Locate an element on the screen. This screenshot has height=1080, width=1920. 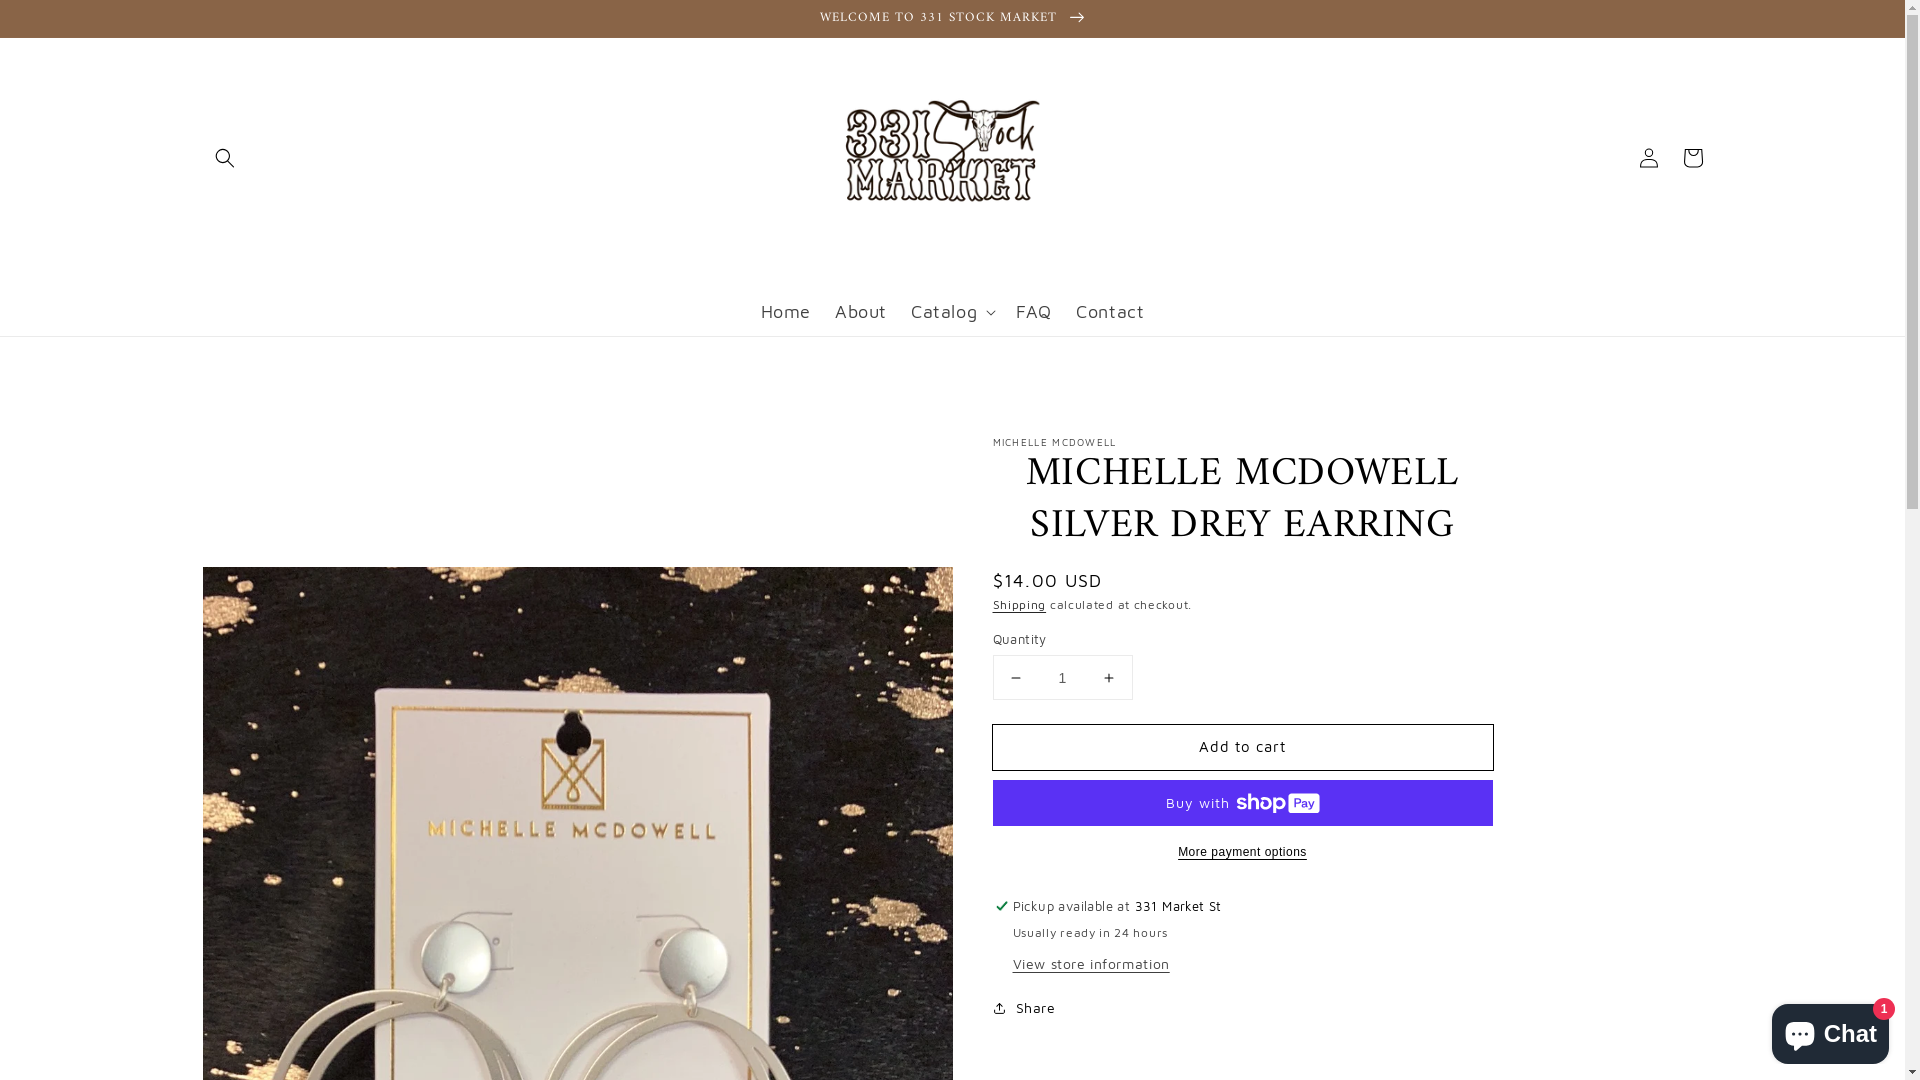
'Skip to product information    ' is located at coordinates (576, 485).